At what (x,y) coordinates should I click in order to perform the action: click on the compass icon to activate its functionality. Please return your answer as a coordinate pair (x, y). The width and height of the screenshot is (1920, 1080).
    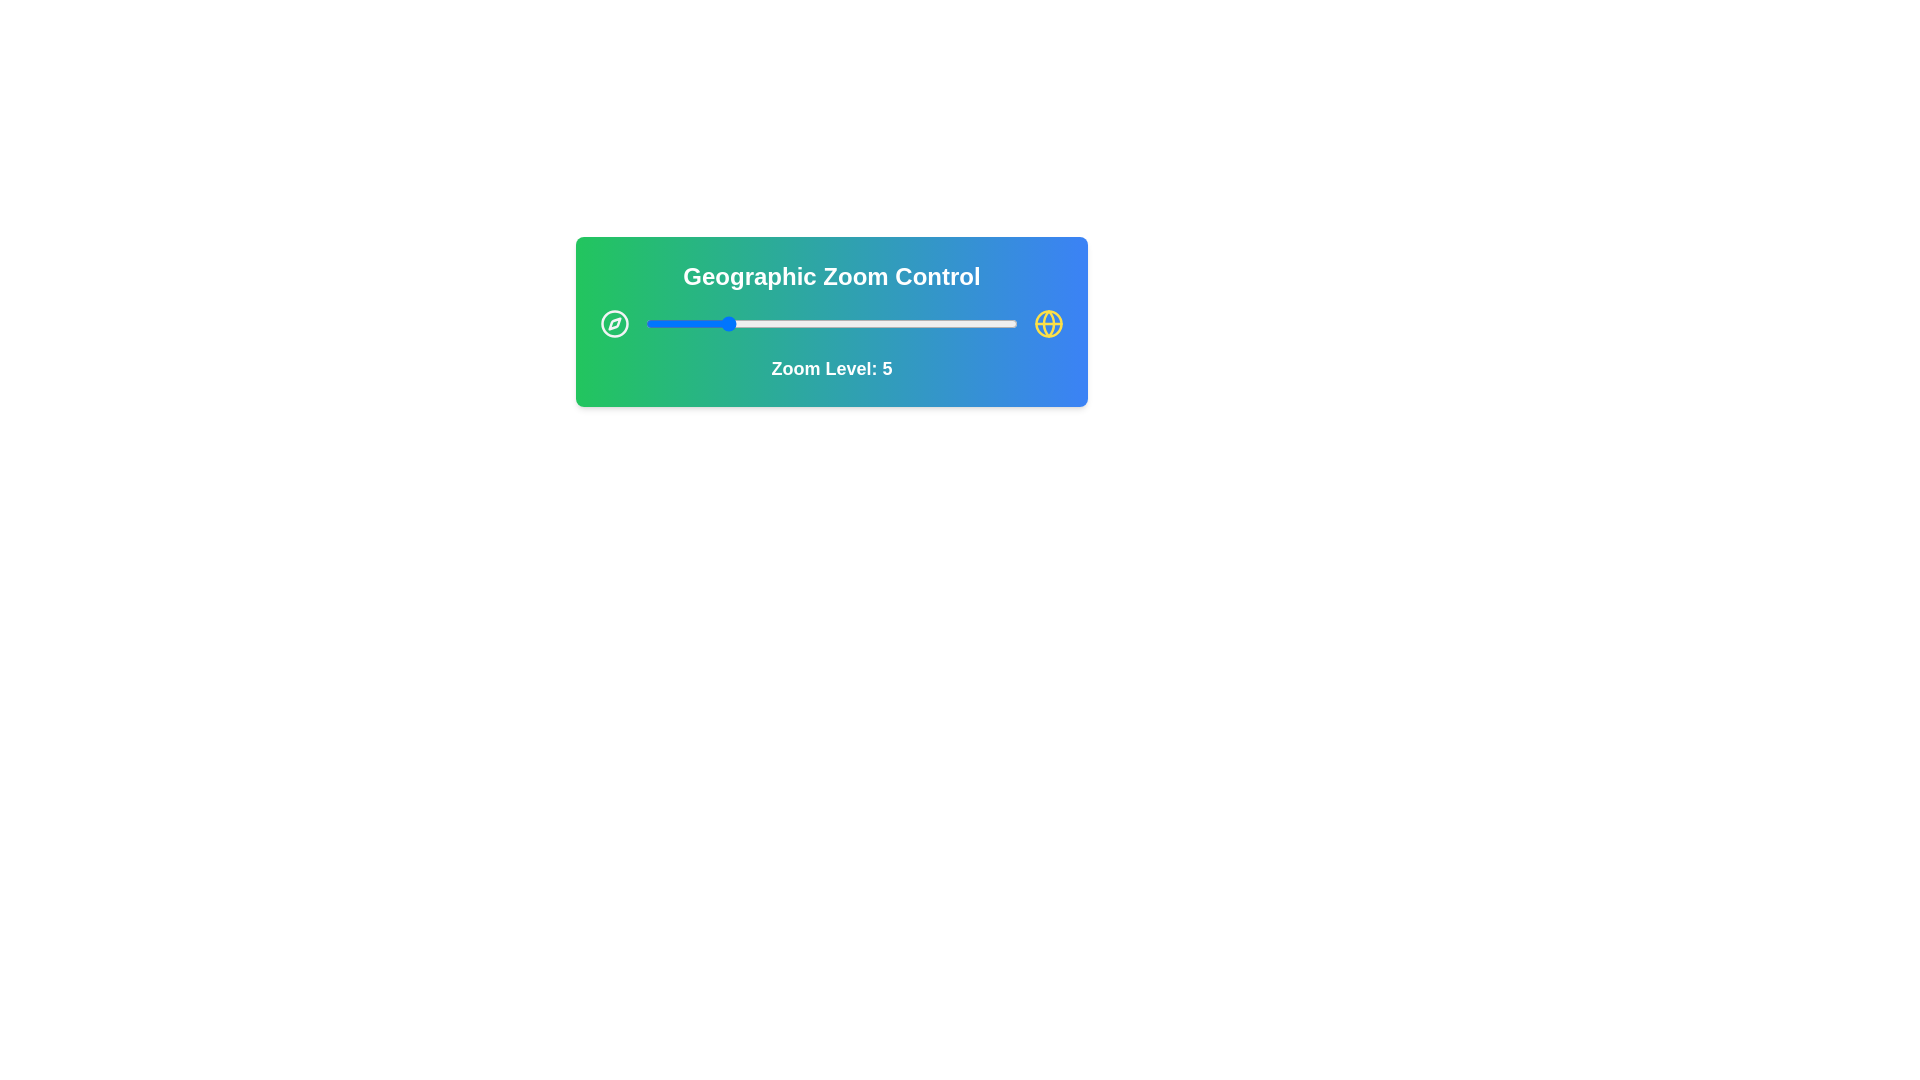
    Looking at the image, I should click on (613, 323).